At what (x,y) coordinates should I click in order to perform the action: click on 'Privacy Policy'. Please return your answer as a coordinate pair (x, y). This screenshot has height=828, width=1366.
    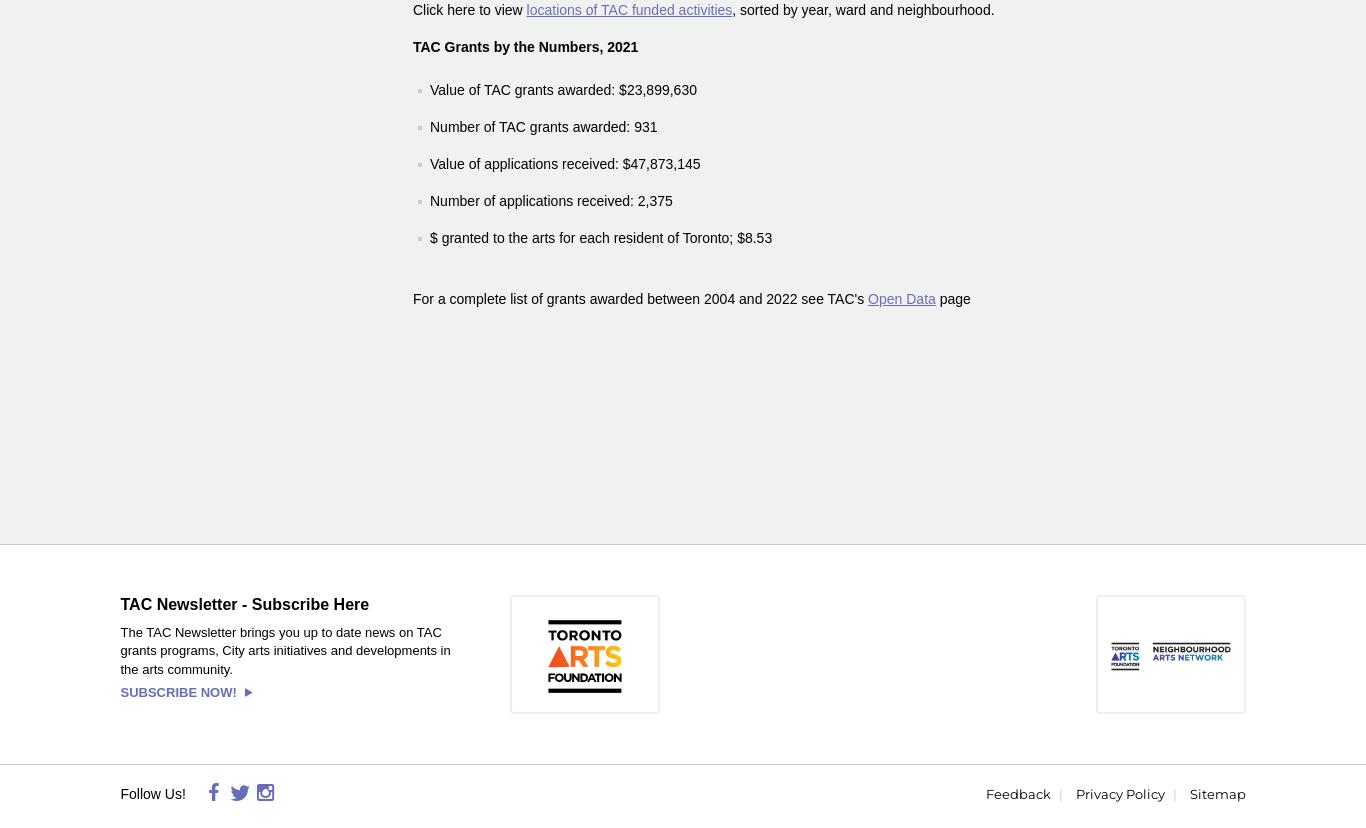
    Looking at the image, I should click on (1118, 793).